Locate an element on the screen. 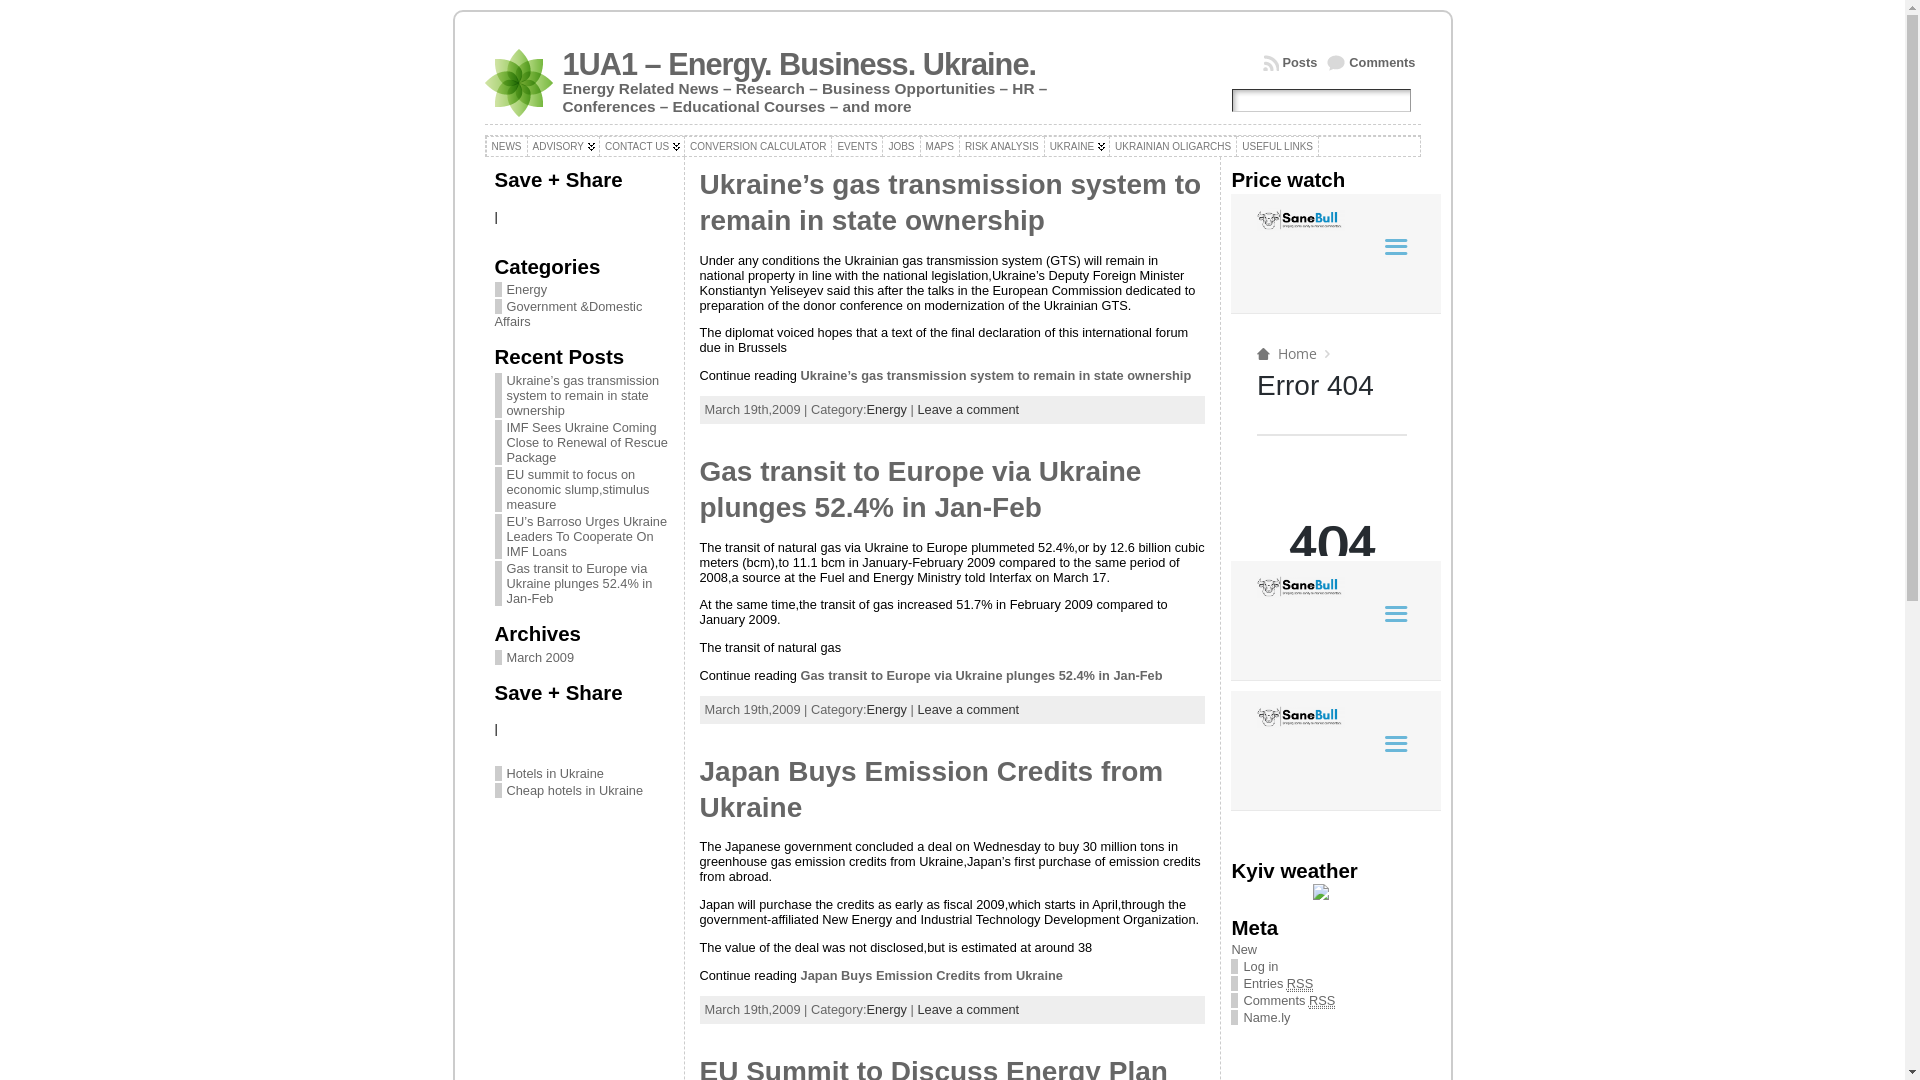 The width and height of the screenshot is (1920, 1080). 'Entries RSS' is located at coordinates (1242, 982).